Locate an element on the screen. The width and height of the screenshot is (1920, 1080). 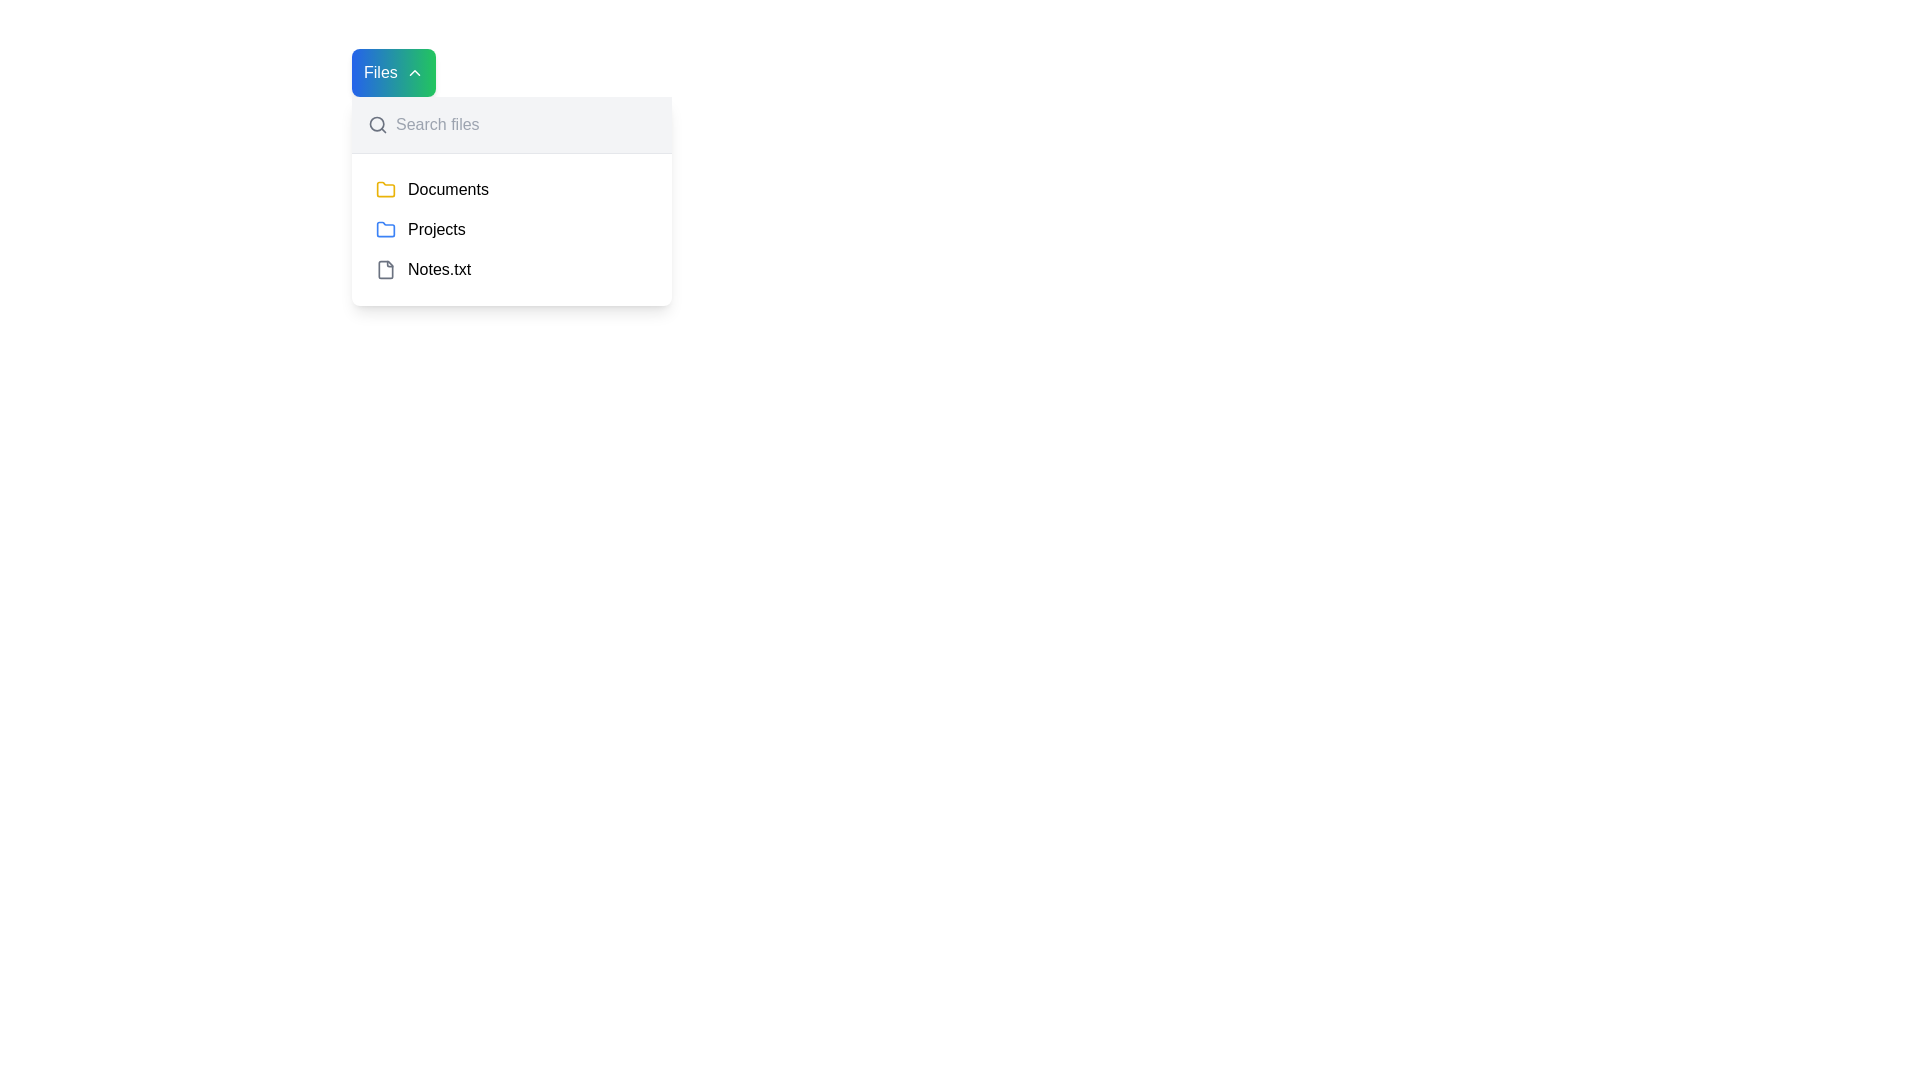
the 'Documents' folder icon located in the top-left area of the 'Files' dropdown menu, which serves as a visual representation for the folder type is located at coordinates (385, 189).